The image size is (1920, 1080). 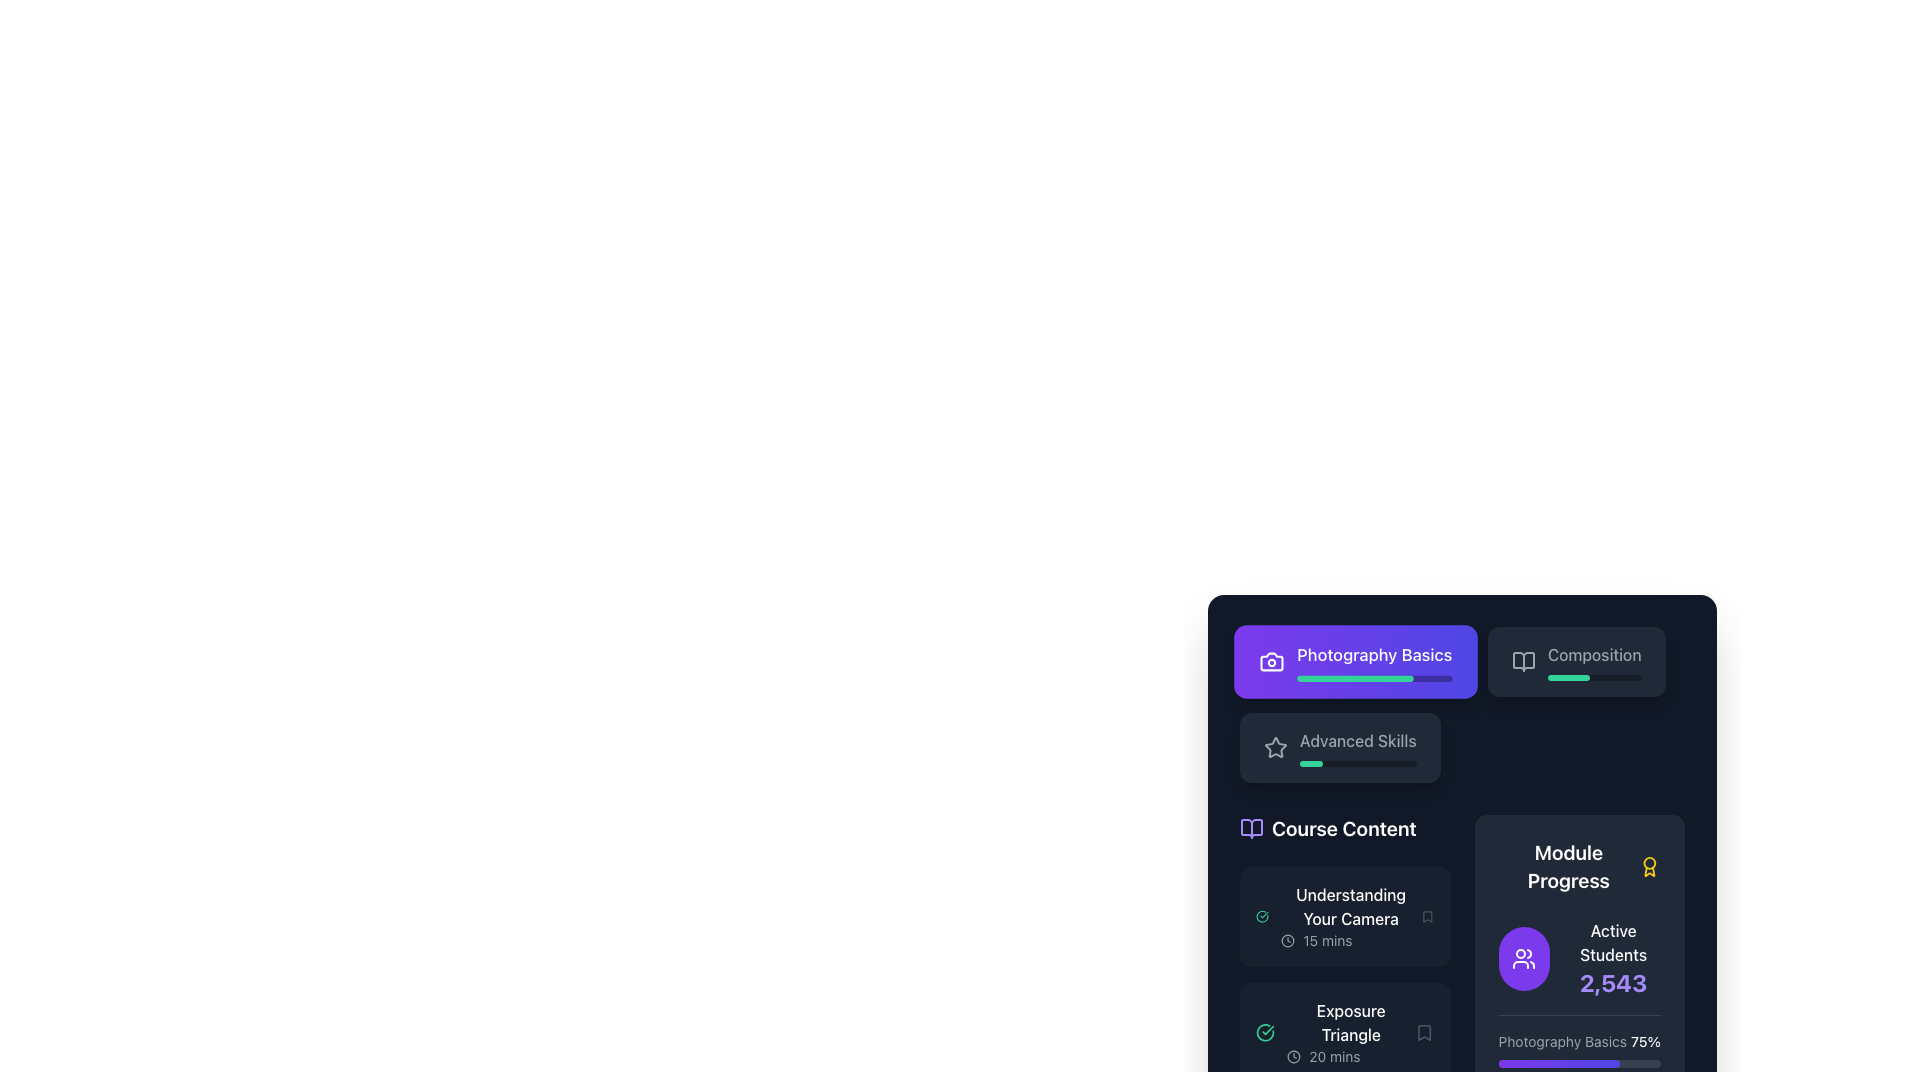 What do you see at coordinates (1578, 1048) in the screenshot?
I see `the Progress indicator for the 'Photography Basics' module to check for interactive details` at bounding box center [1578, 1048].